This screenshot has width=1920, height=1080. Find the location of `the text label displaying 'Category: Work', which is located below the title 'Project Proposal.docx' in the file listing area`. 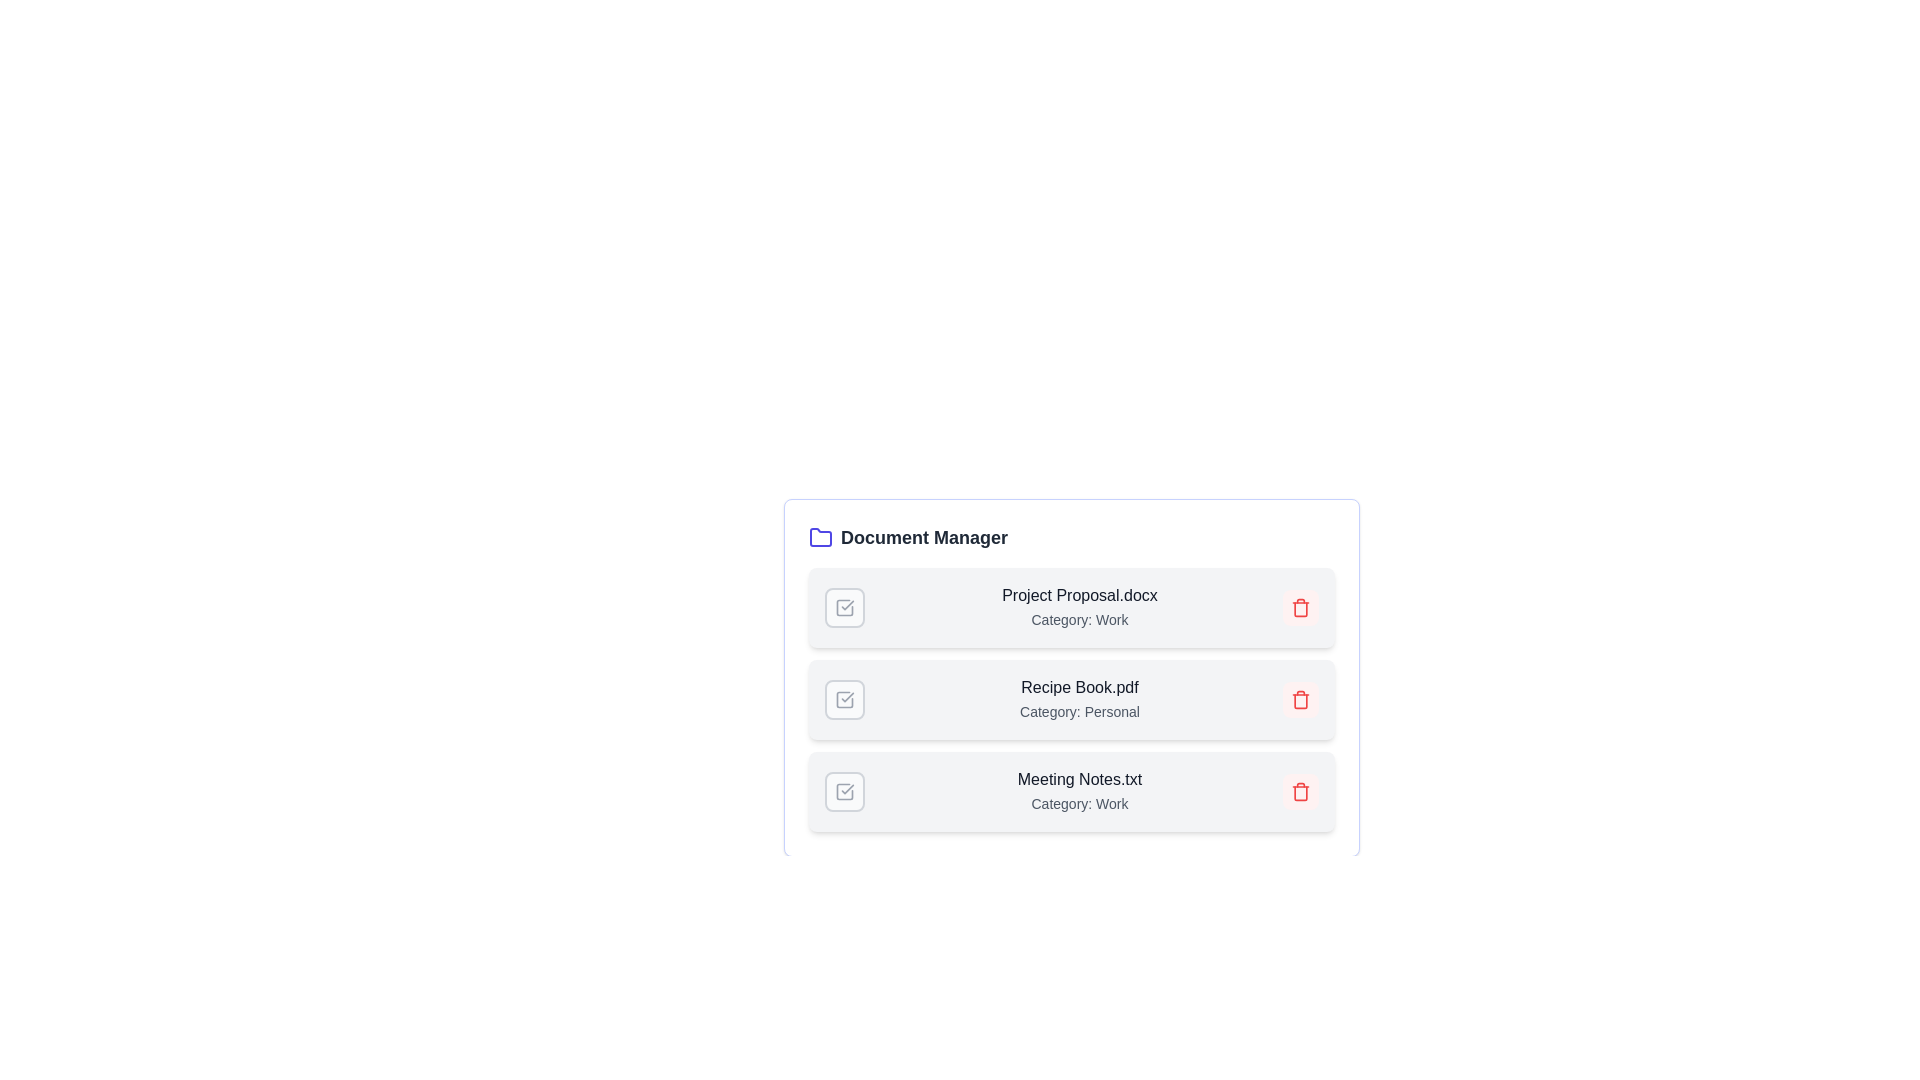

the text label displaying 'Category: Work', which is located below the title 'Project Proposal.docx' in the file listing area is located at coordinates (1079, 619).